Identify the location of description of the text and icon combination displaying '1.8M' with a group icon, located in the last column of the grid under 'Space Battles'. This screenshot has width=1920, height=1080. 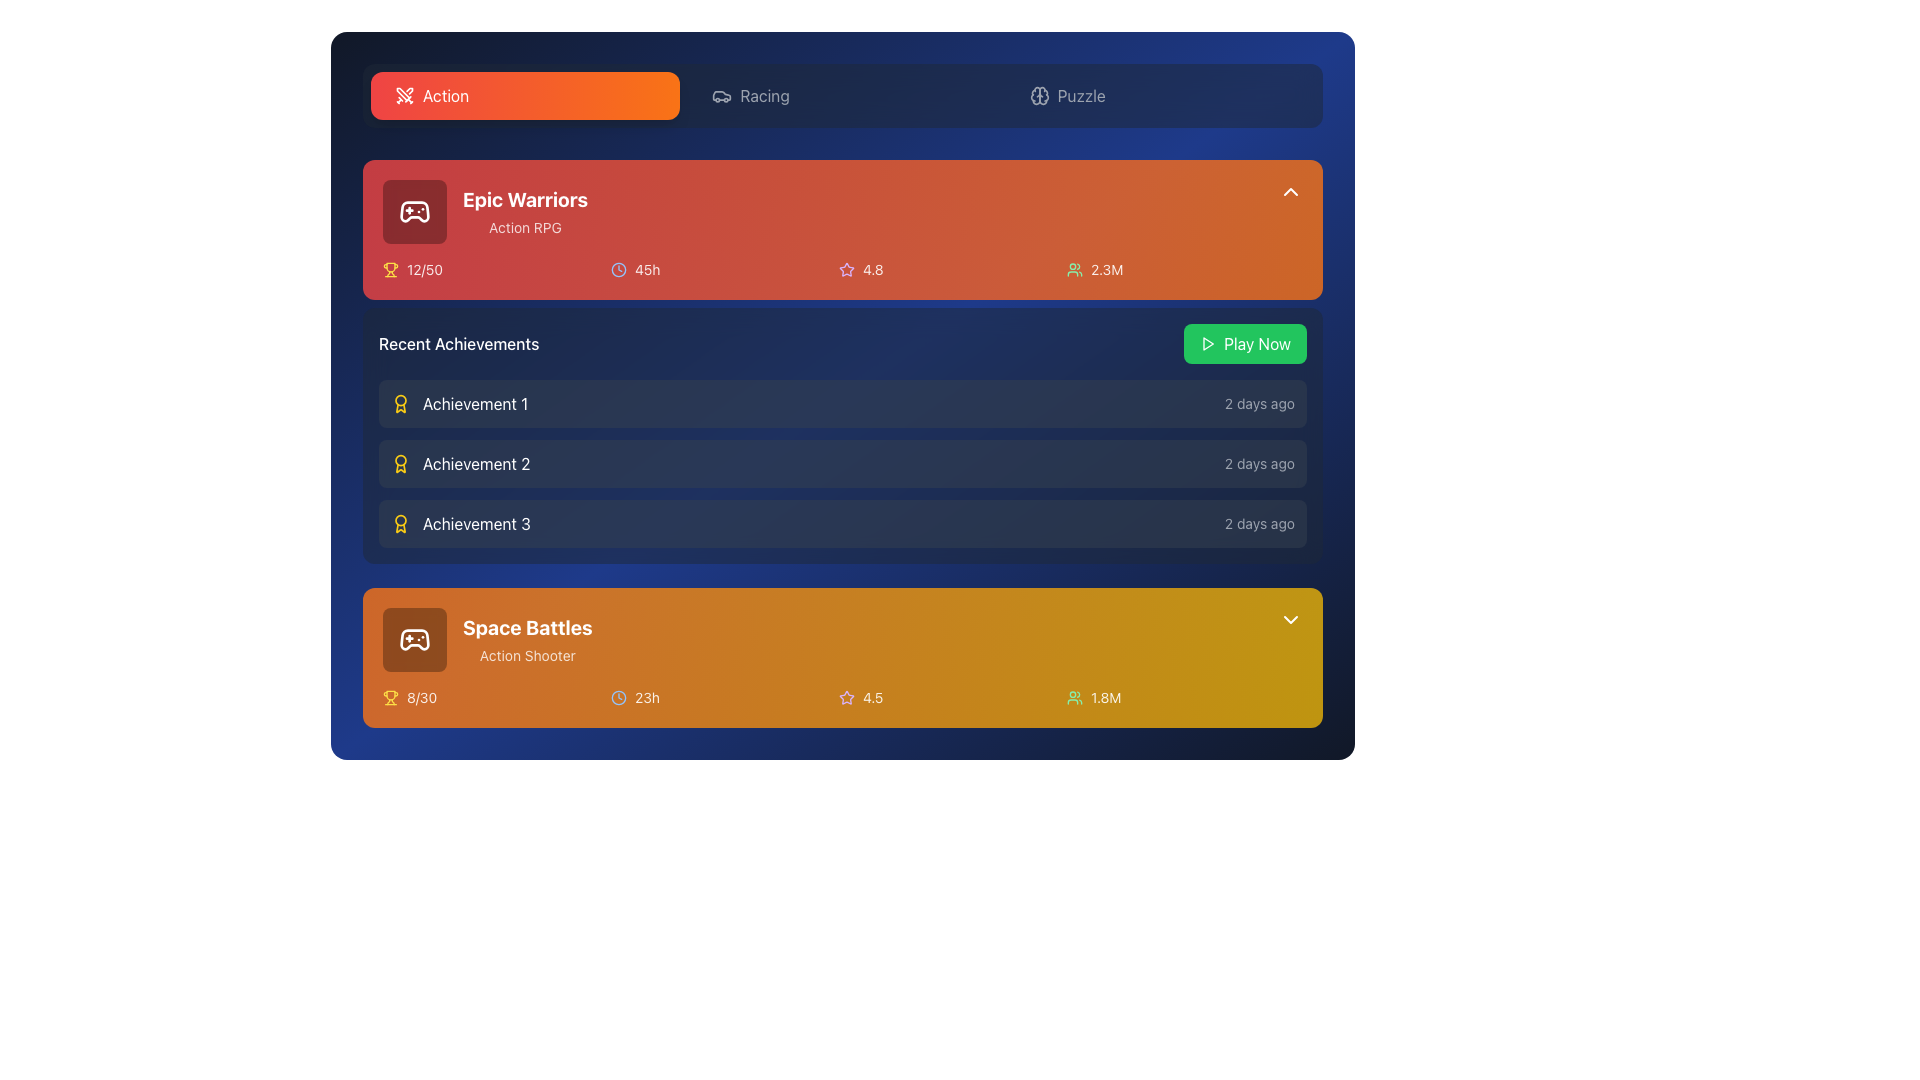
(1172, 697).